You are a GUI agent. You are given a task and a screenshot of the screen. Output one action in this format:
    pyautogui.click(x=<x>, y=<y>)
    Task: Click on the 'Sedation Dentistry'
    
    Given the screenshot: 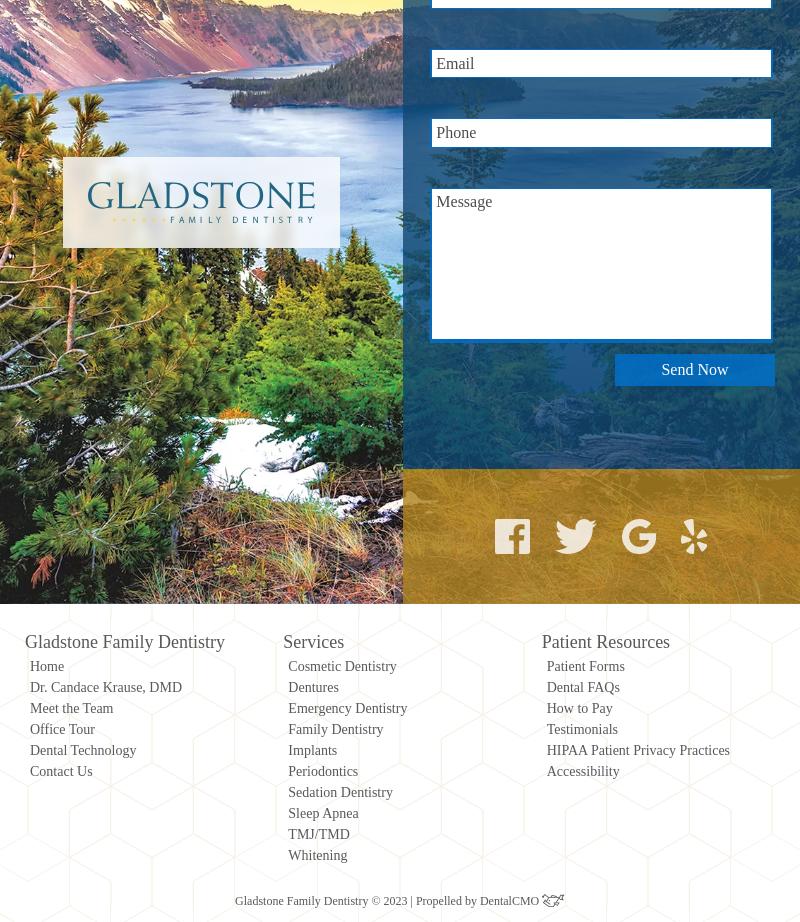 What is the action you would take?
    pyautogui.click(x=340, y=790)
    